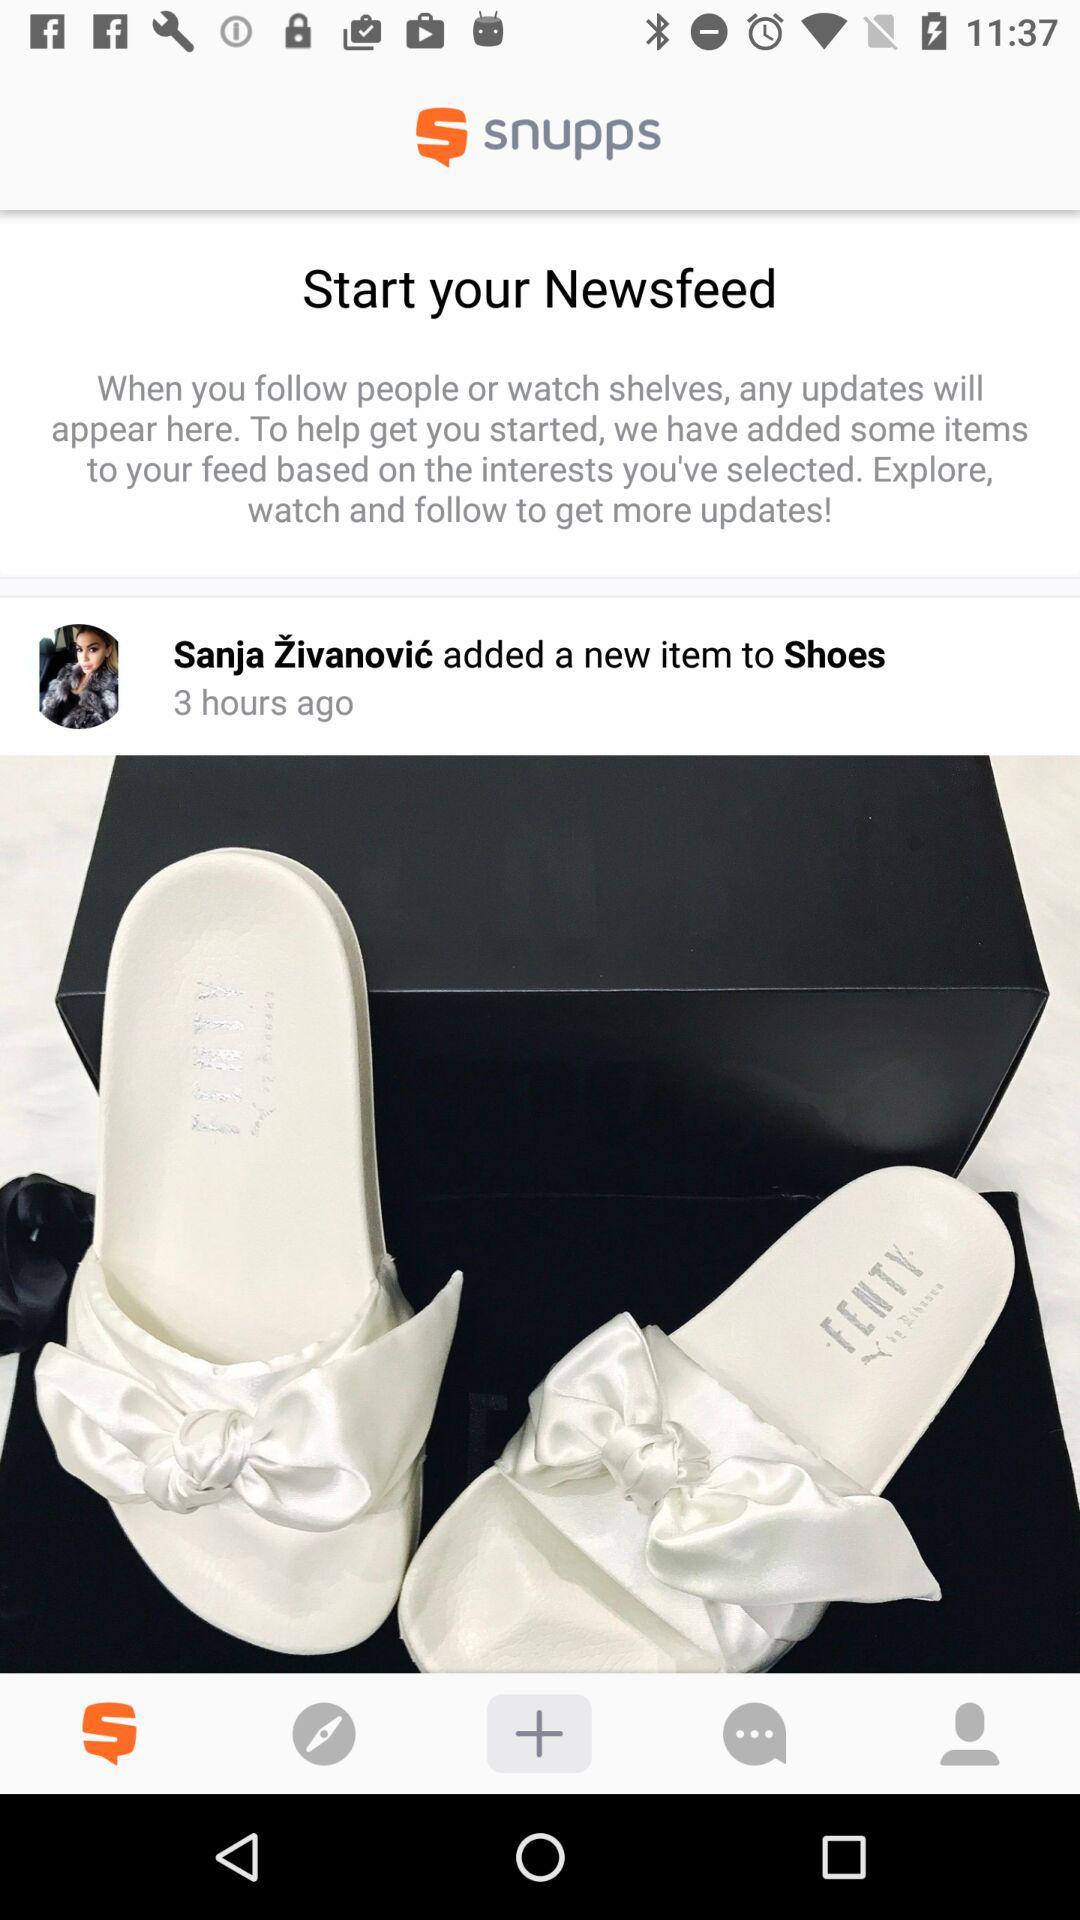  Describe the element at coordinates (538, 1732) in the screenshot. I see `post` at that location.